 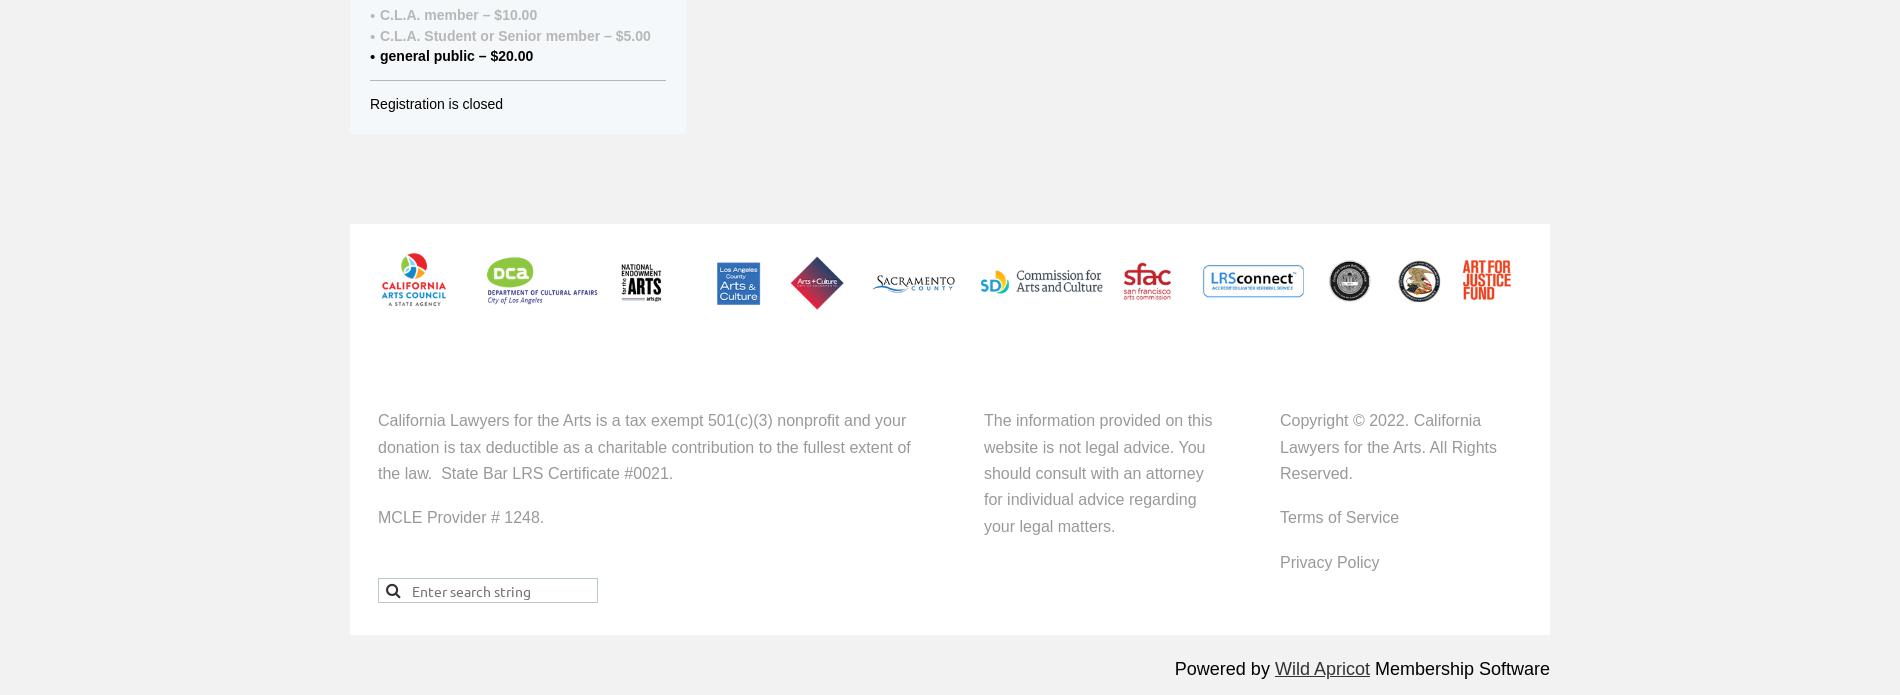 I want to click on 'Terms of Service', so click(x=1338, y=516).